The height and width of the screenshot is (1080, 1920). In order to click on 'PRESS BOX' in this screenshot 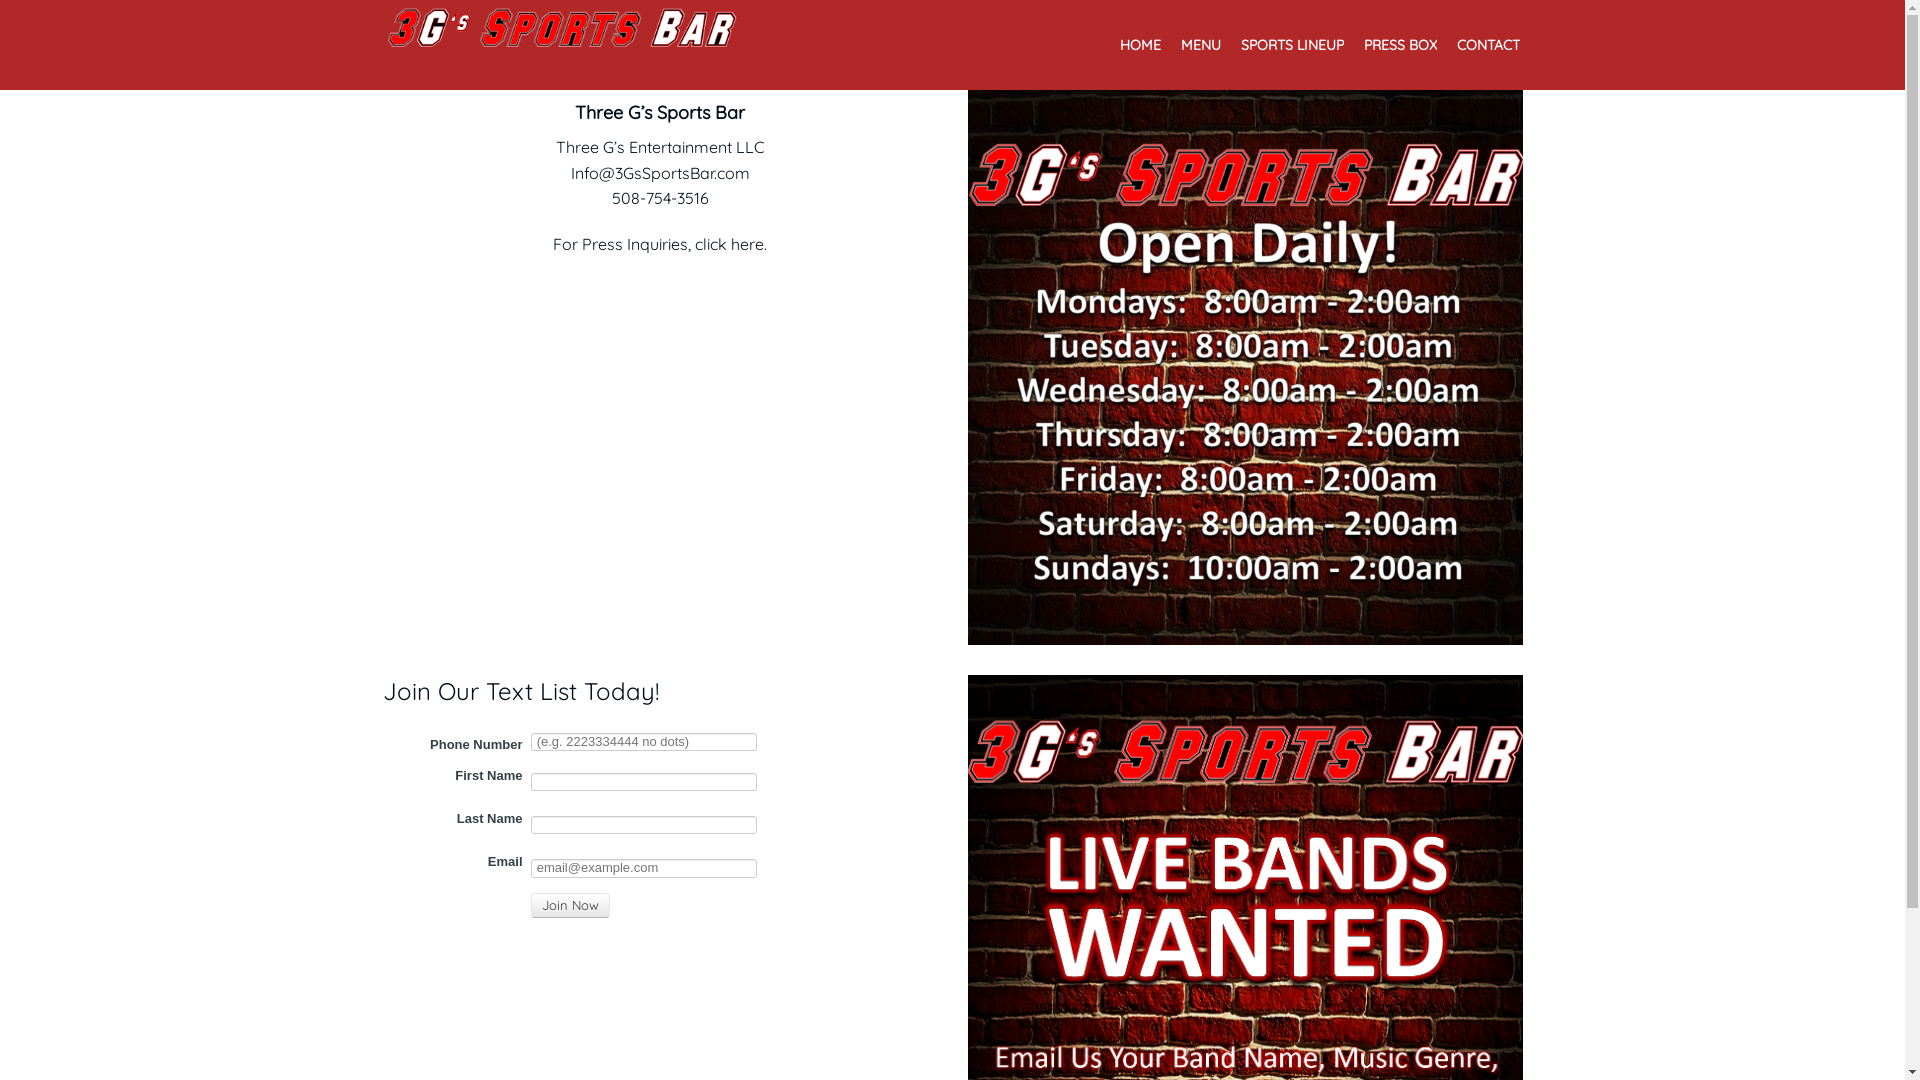, I will do `click(1399, 49)`.